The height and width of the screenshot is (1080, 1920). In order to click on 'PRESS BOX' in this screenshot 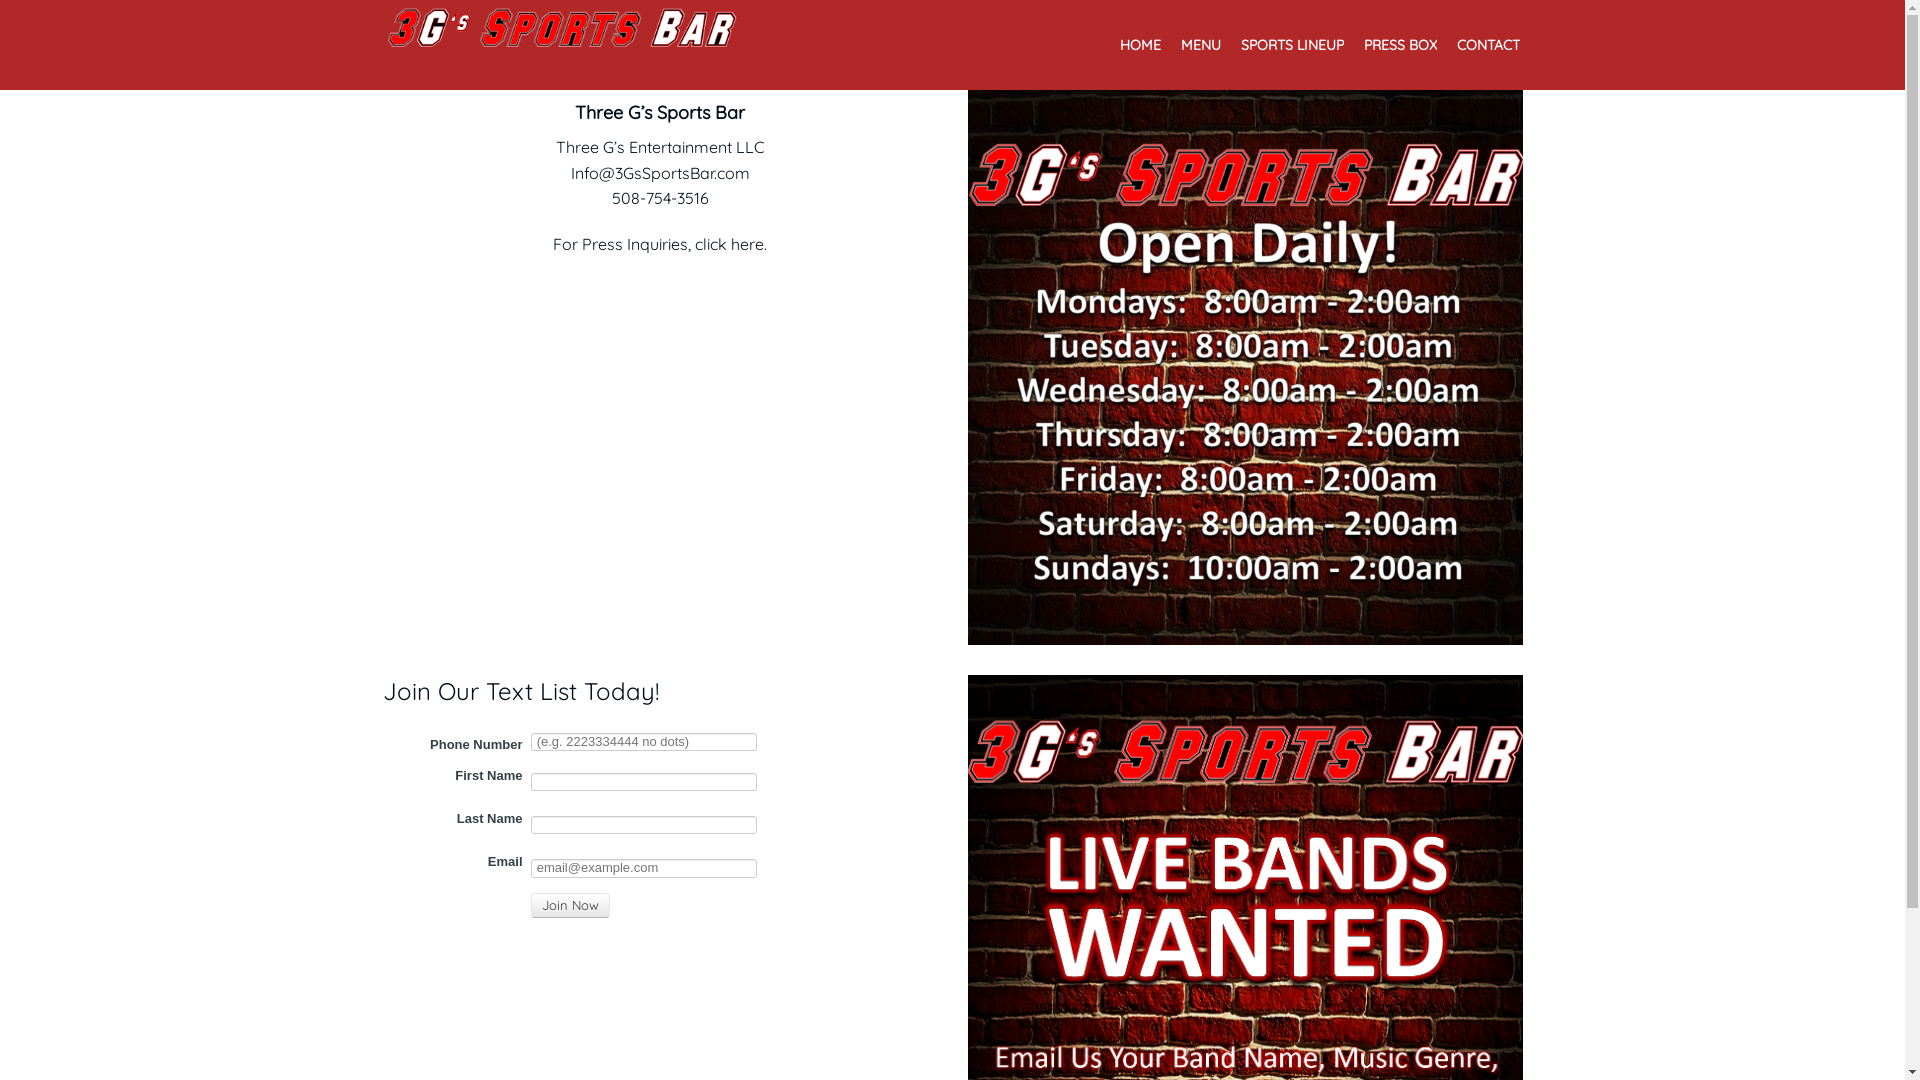, I will do `click(1399, 49)`.